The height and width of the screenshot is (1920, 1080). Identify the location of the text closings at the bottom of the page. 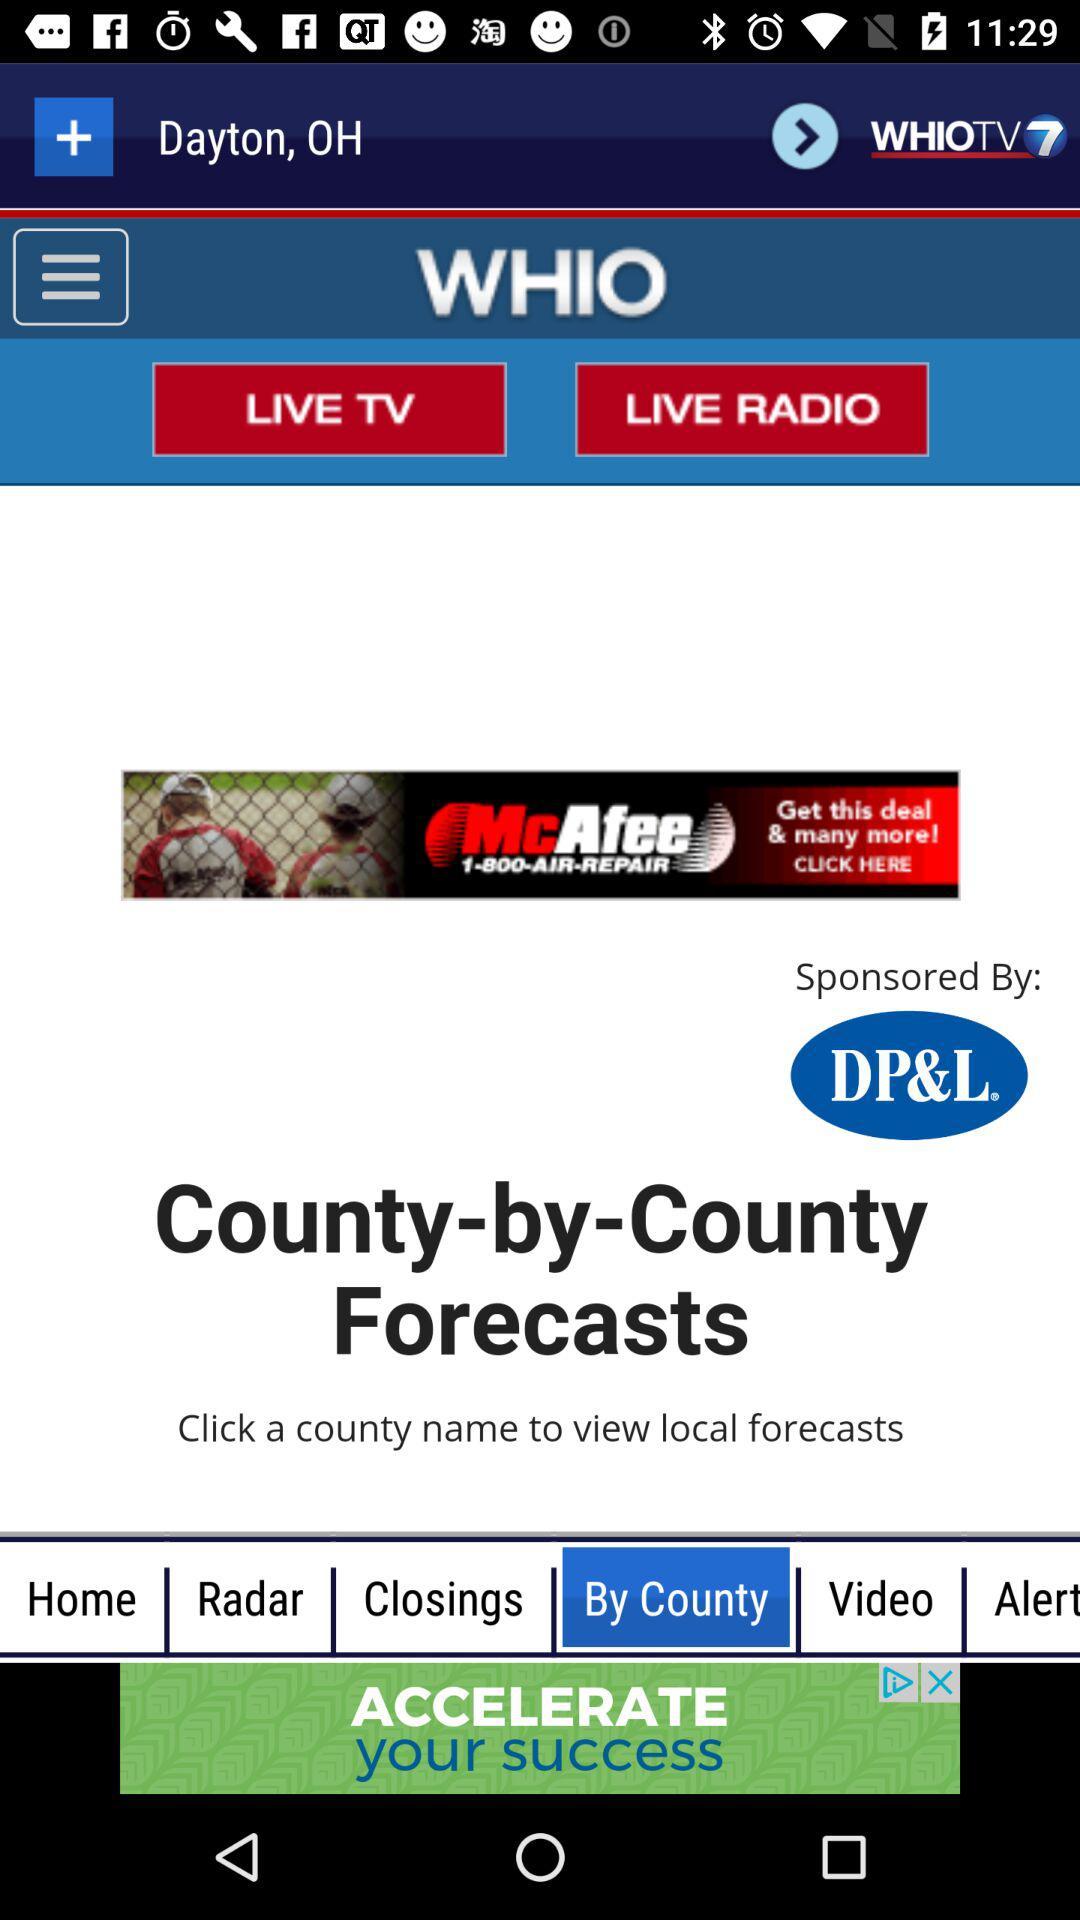
(442, 1596).